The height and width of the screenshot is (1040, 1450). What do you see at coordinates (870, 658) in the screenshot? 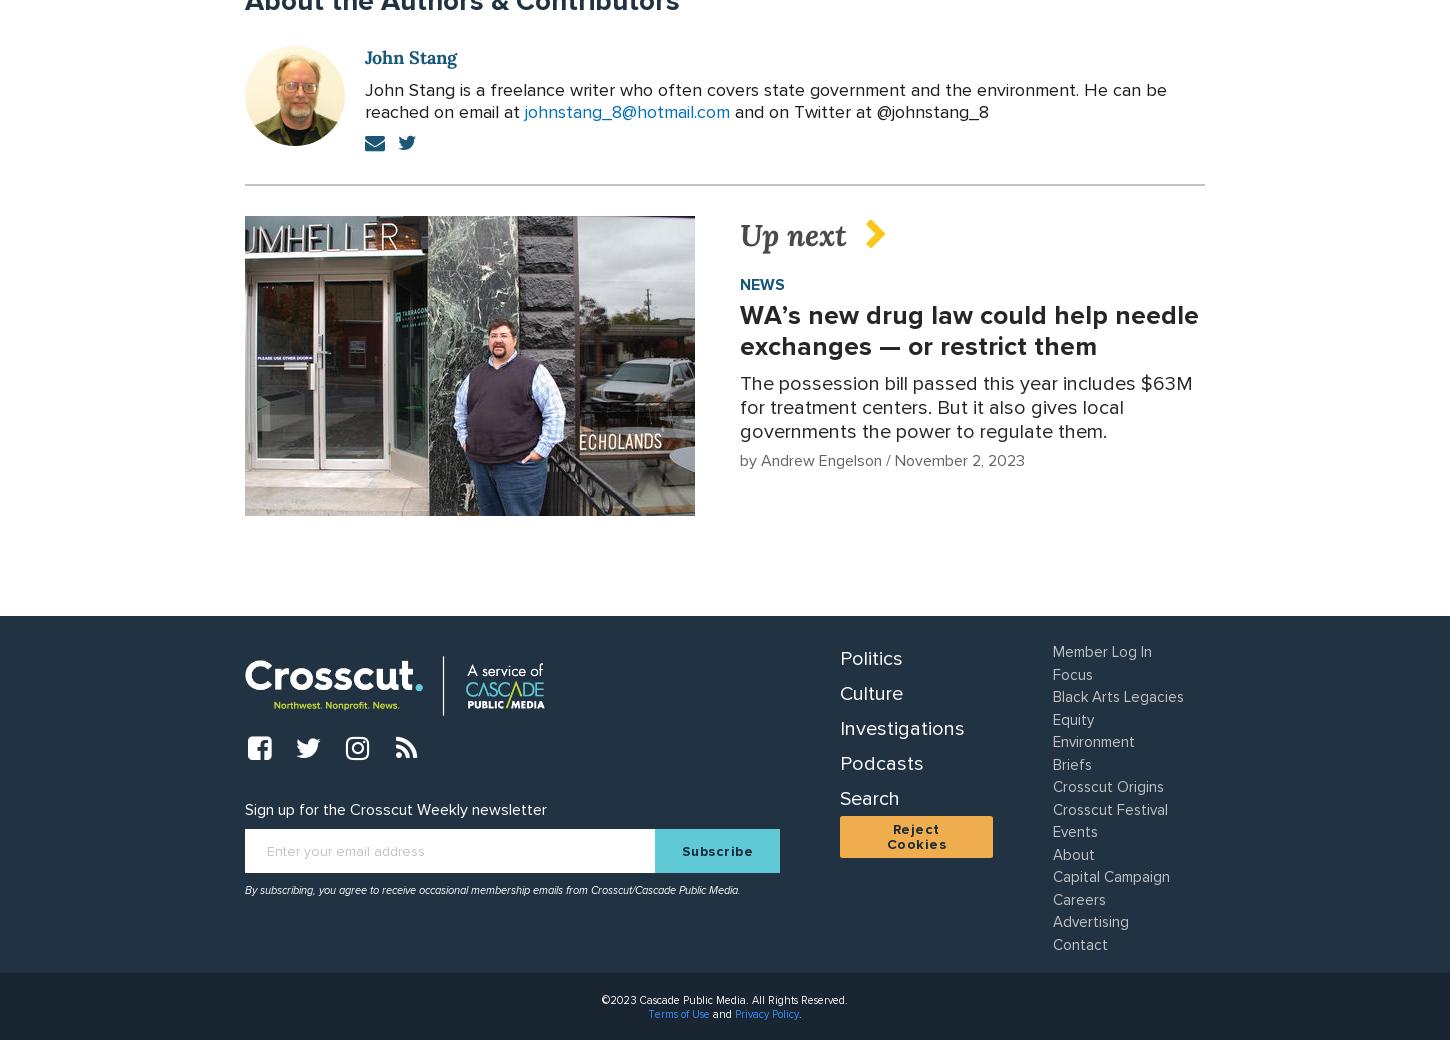
I see `'Politics'` at bounding box center [870, 658].